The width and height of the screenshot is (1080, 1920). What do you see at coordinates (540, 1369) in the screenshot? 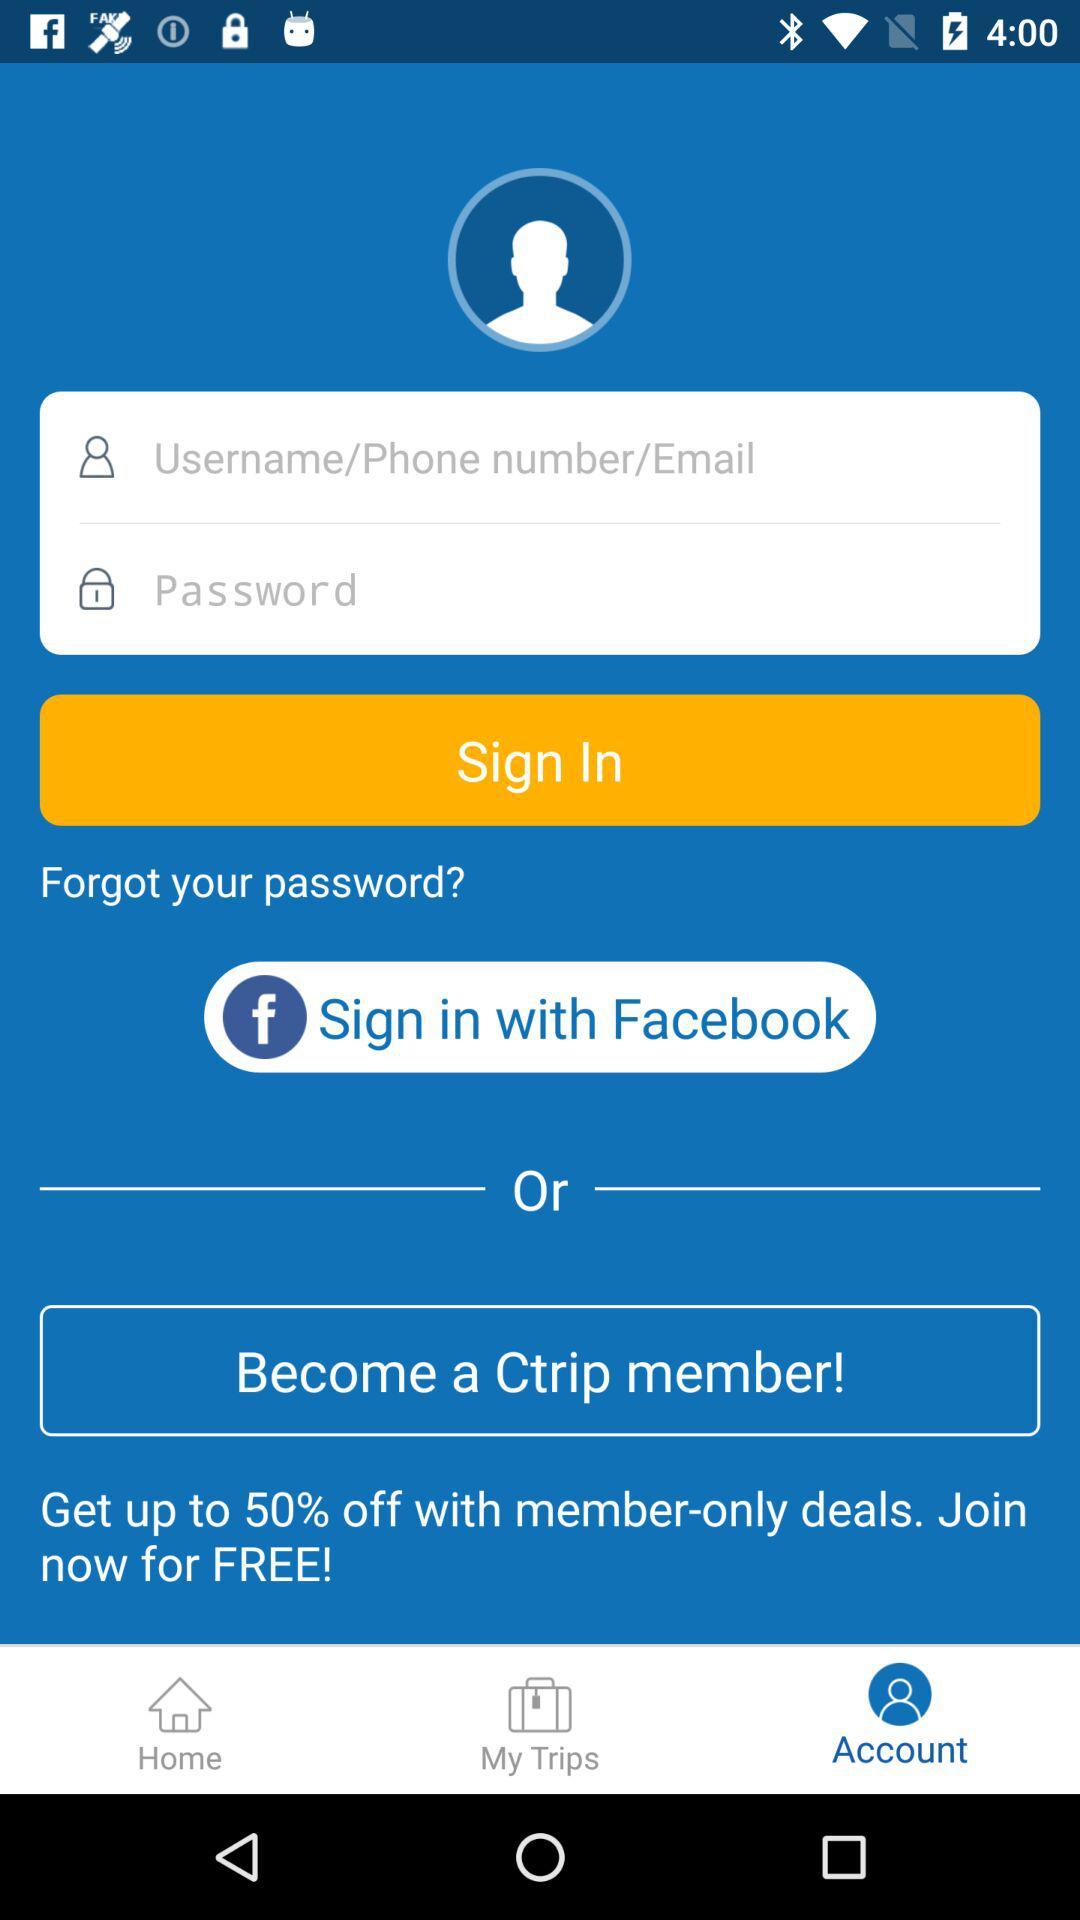
I see `the become a ctrip` at bounding box center [540, 1369].